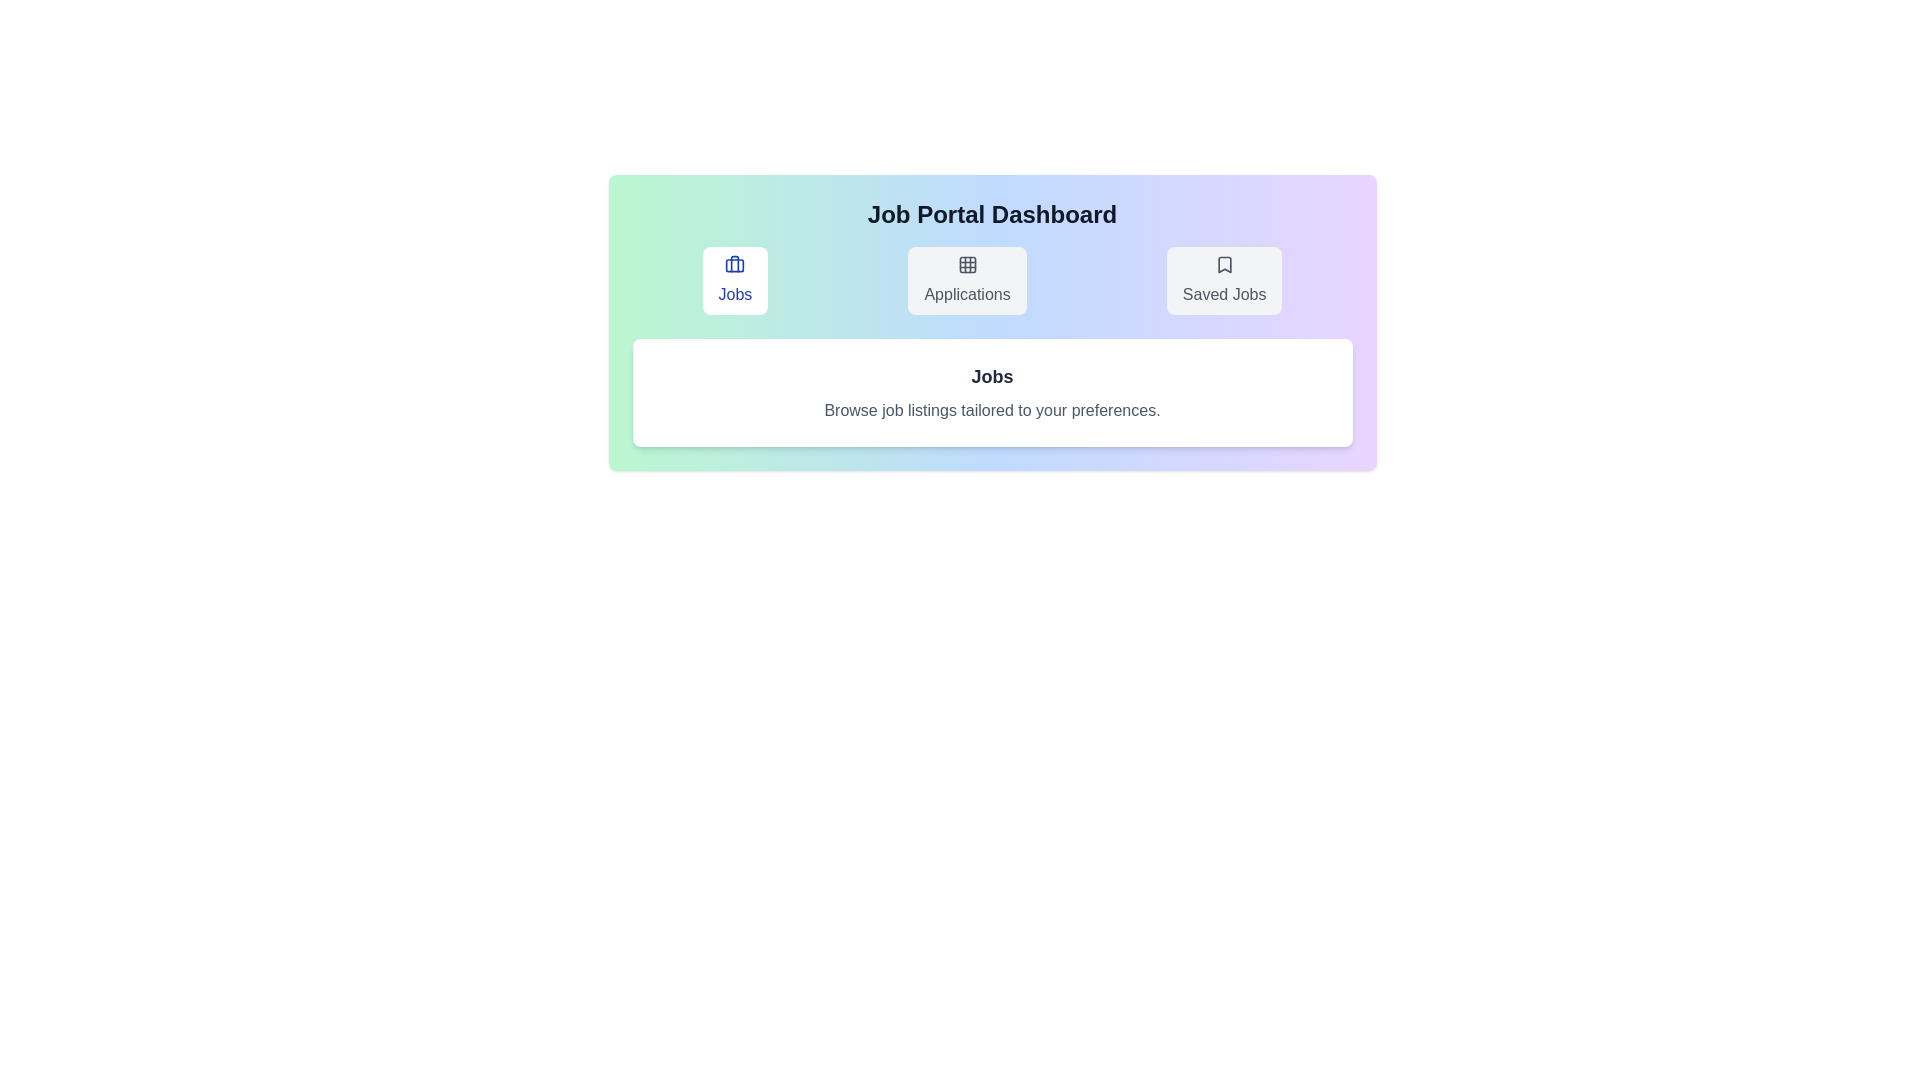 The width and height of the screenshot is (1920, 1080). Describe the element at coordinates (1223, 281) in the screenshot. I see `the tab labeled Saved Jobs to activate its content` at that location.